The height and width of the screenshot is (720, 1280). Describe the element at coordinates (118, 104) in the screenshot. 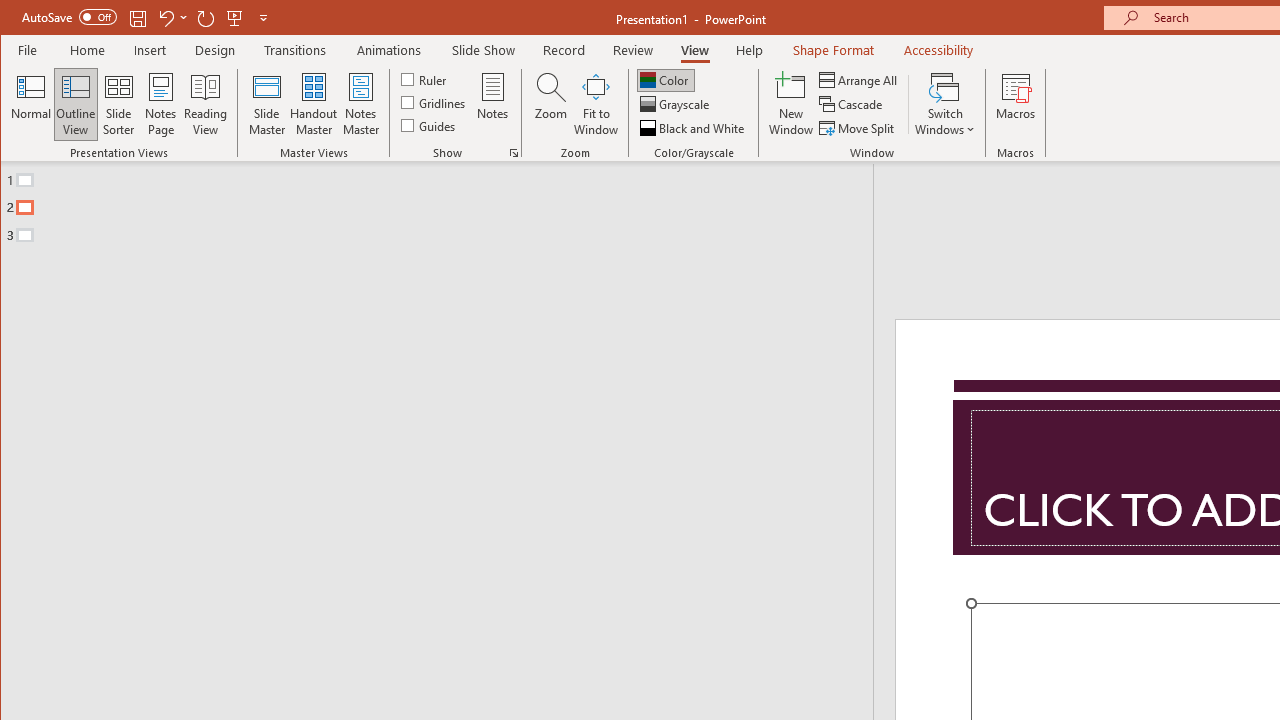

I see `'Slide Sorter'` at that location.